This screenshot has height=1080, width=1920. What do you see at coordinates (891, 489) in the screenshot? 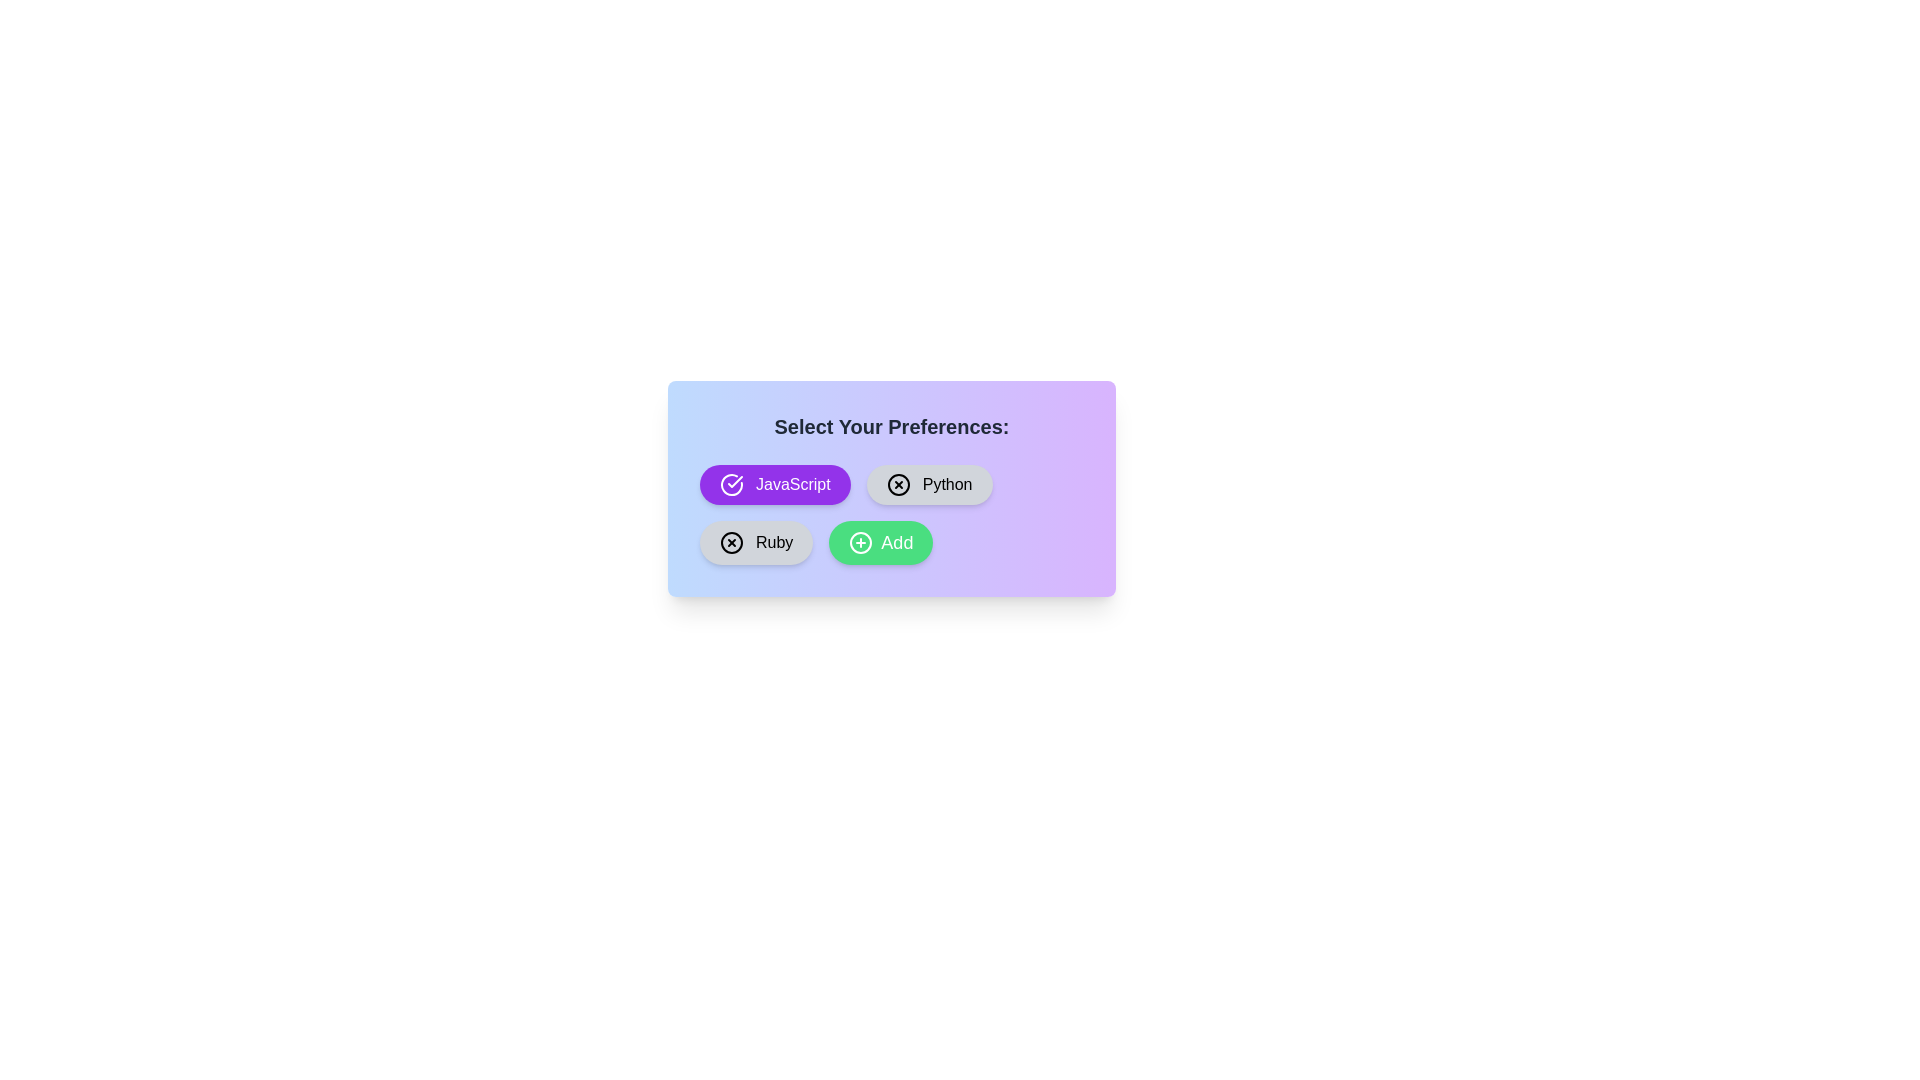
I see `the container background to interact with it` at bounding box center [891, 489].